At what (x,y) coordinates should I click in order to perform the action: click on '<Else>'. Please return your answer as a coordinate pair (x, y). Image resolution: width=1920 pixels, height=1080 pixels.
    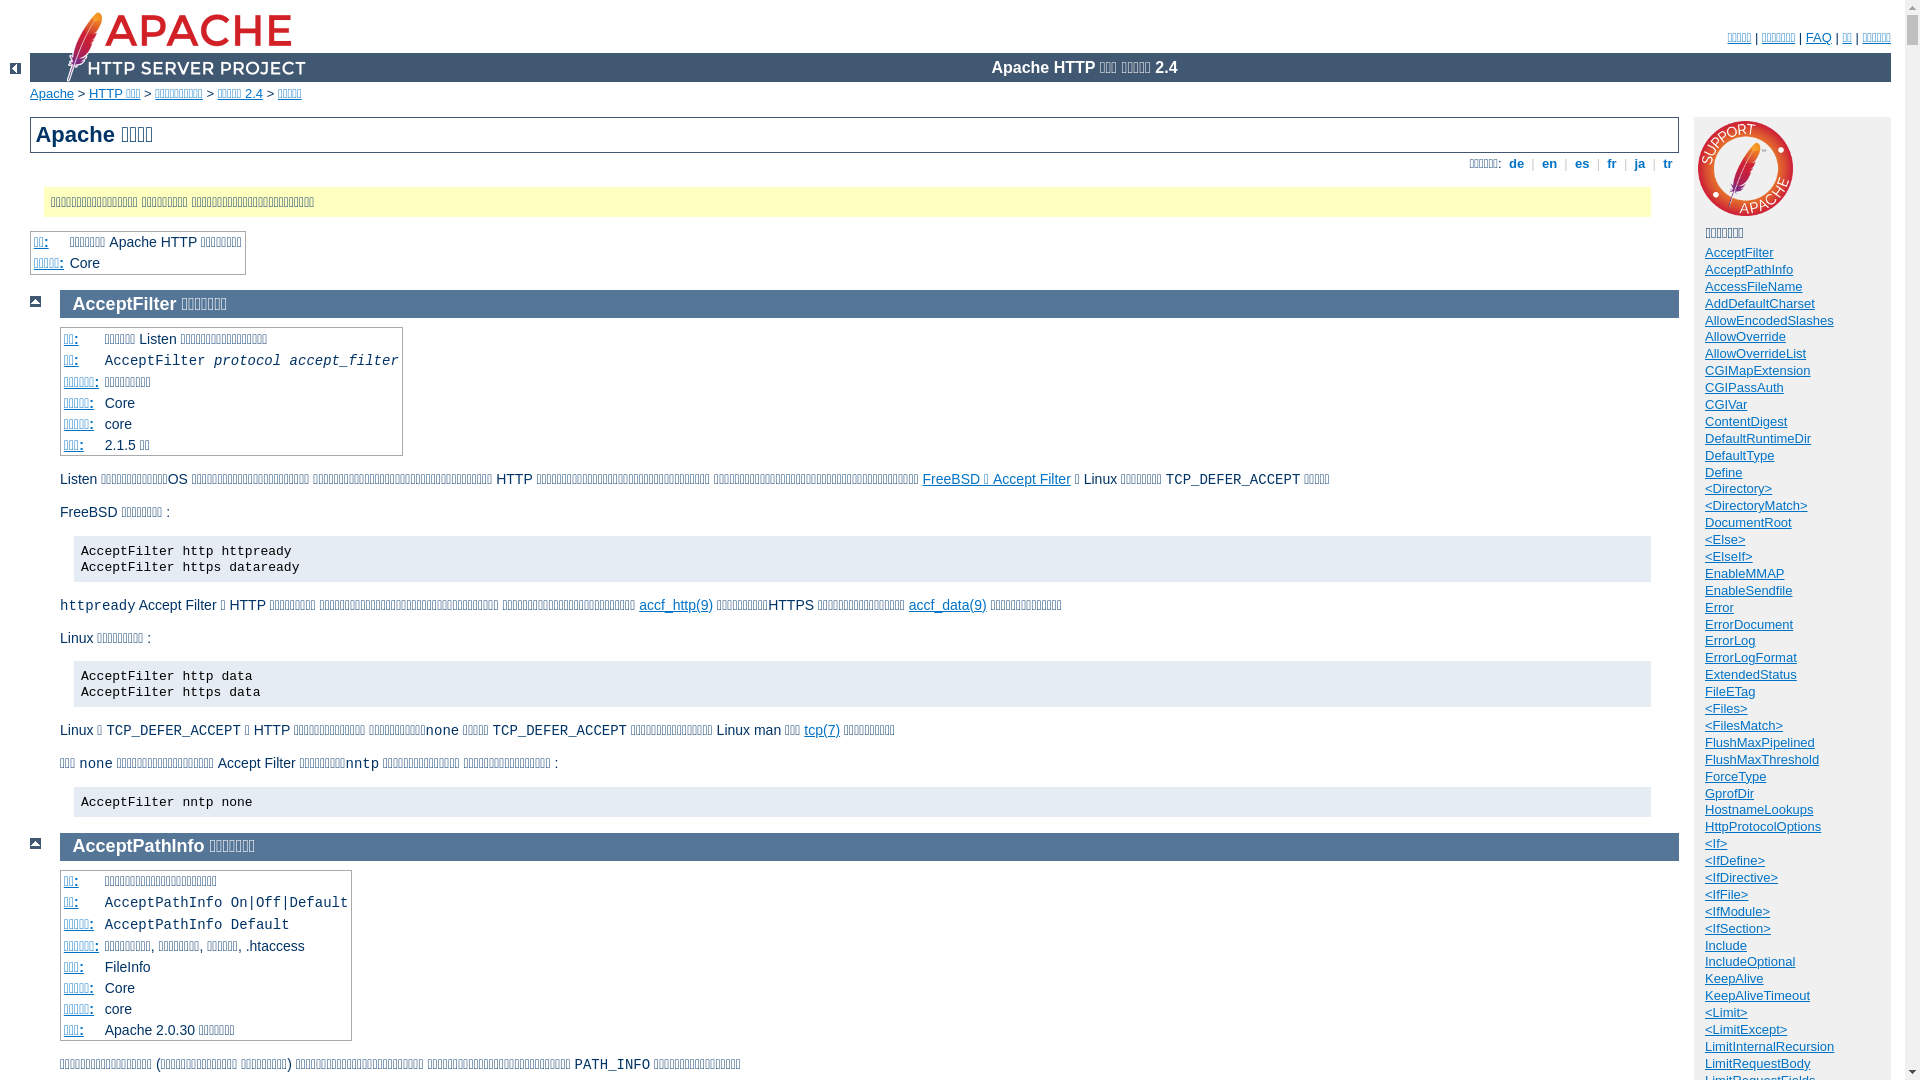
    Looking at the image, I should click on (1723, 538).